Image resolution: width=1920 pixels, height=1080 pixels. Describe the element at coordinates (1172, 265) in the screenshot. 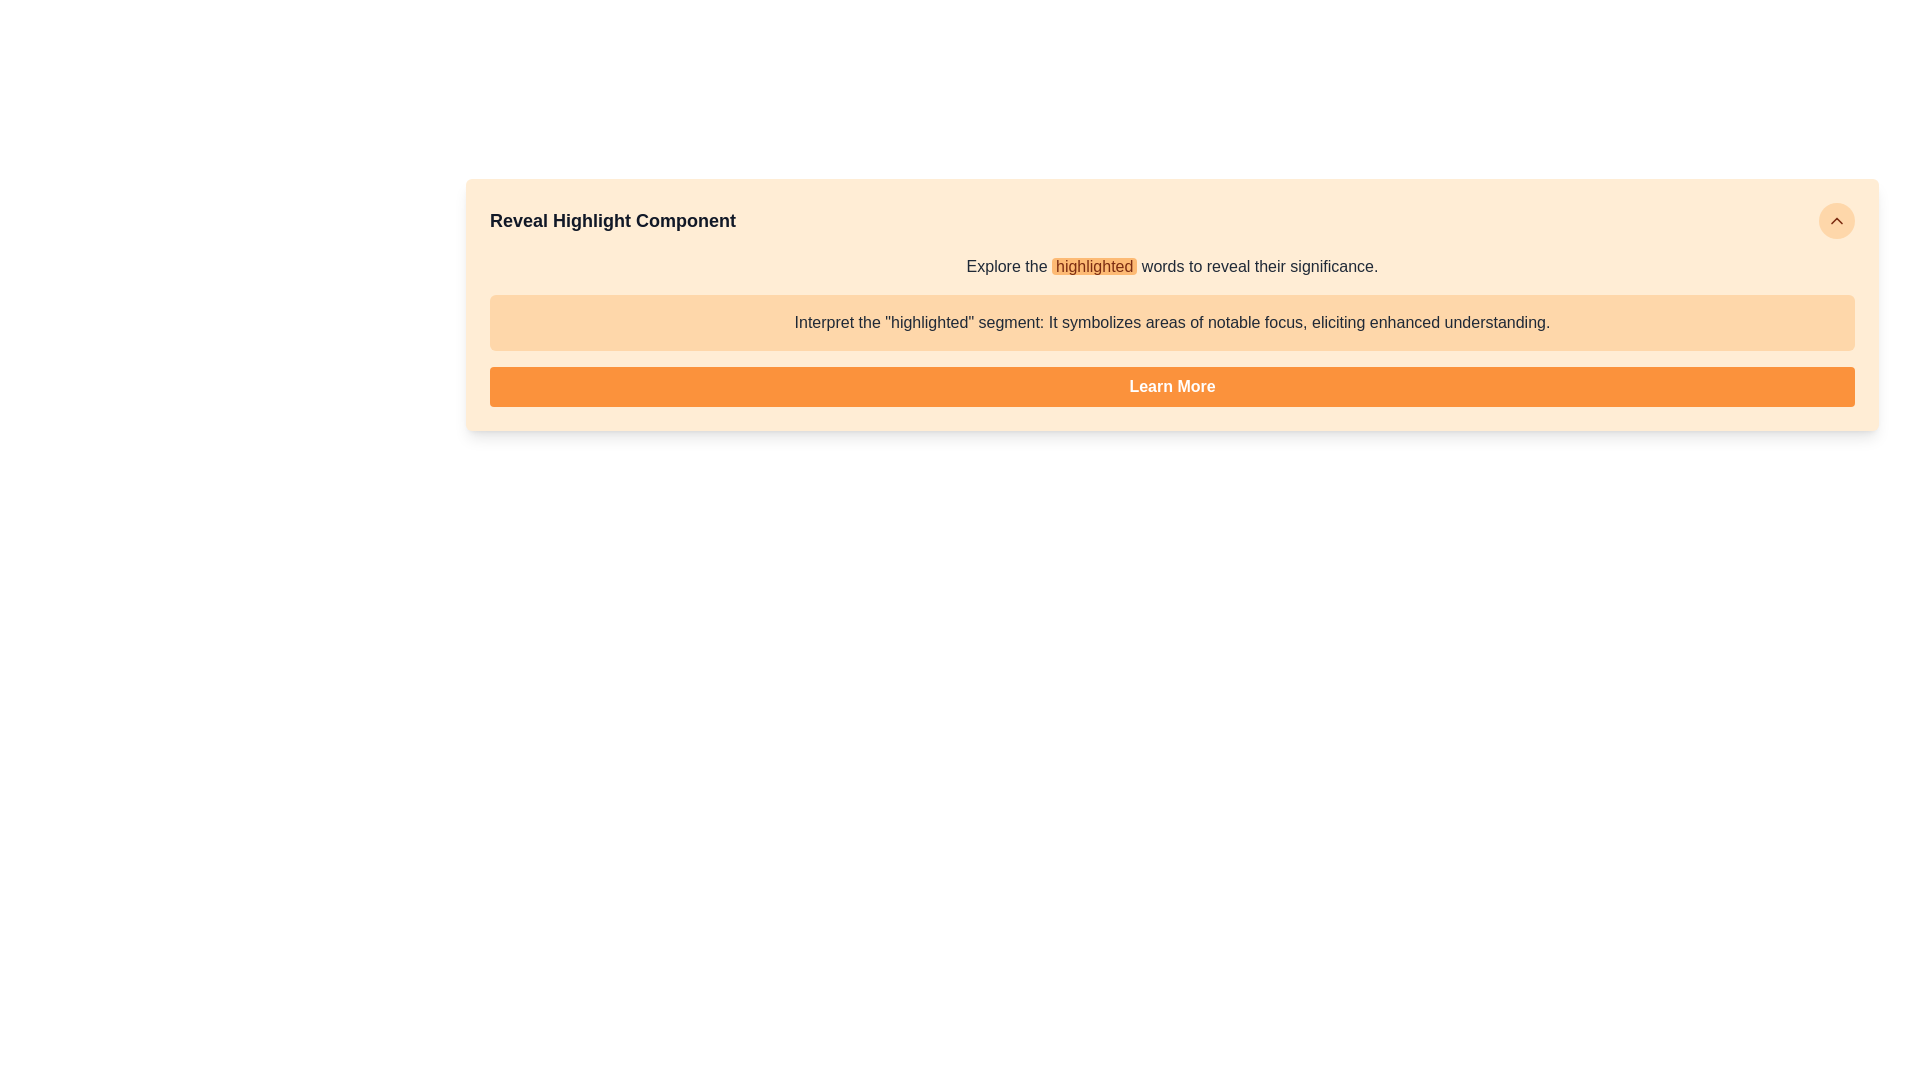

I see `the text label that contains the phrase 'Explore the highlighted words` at that location.